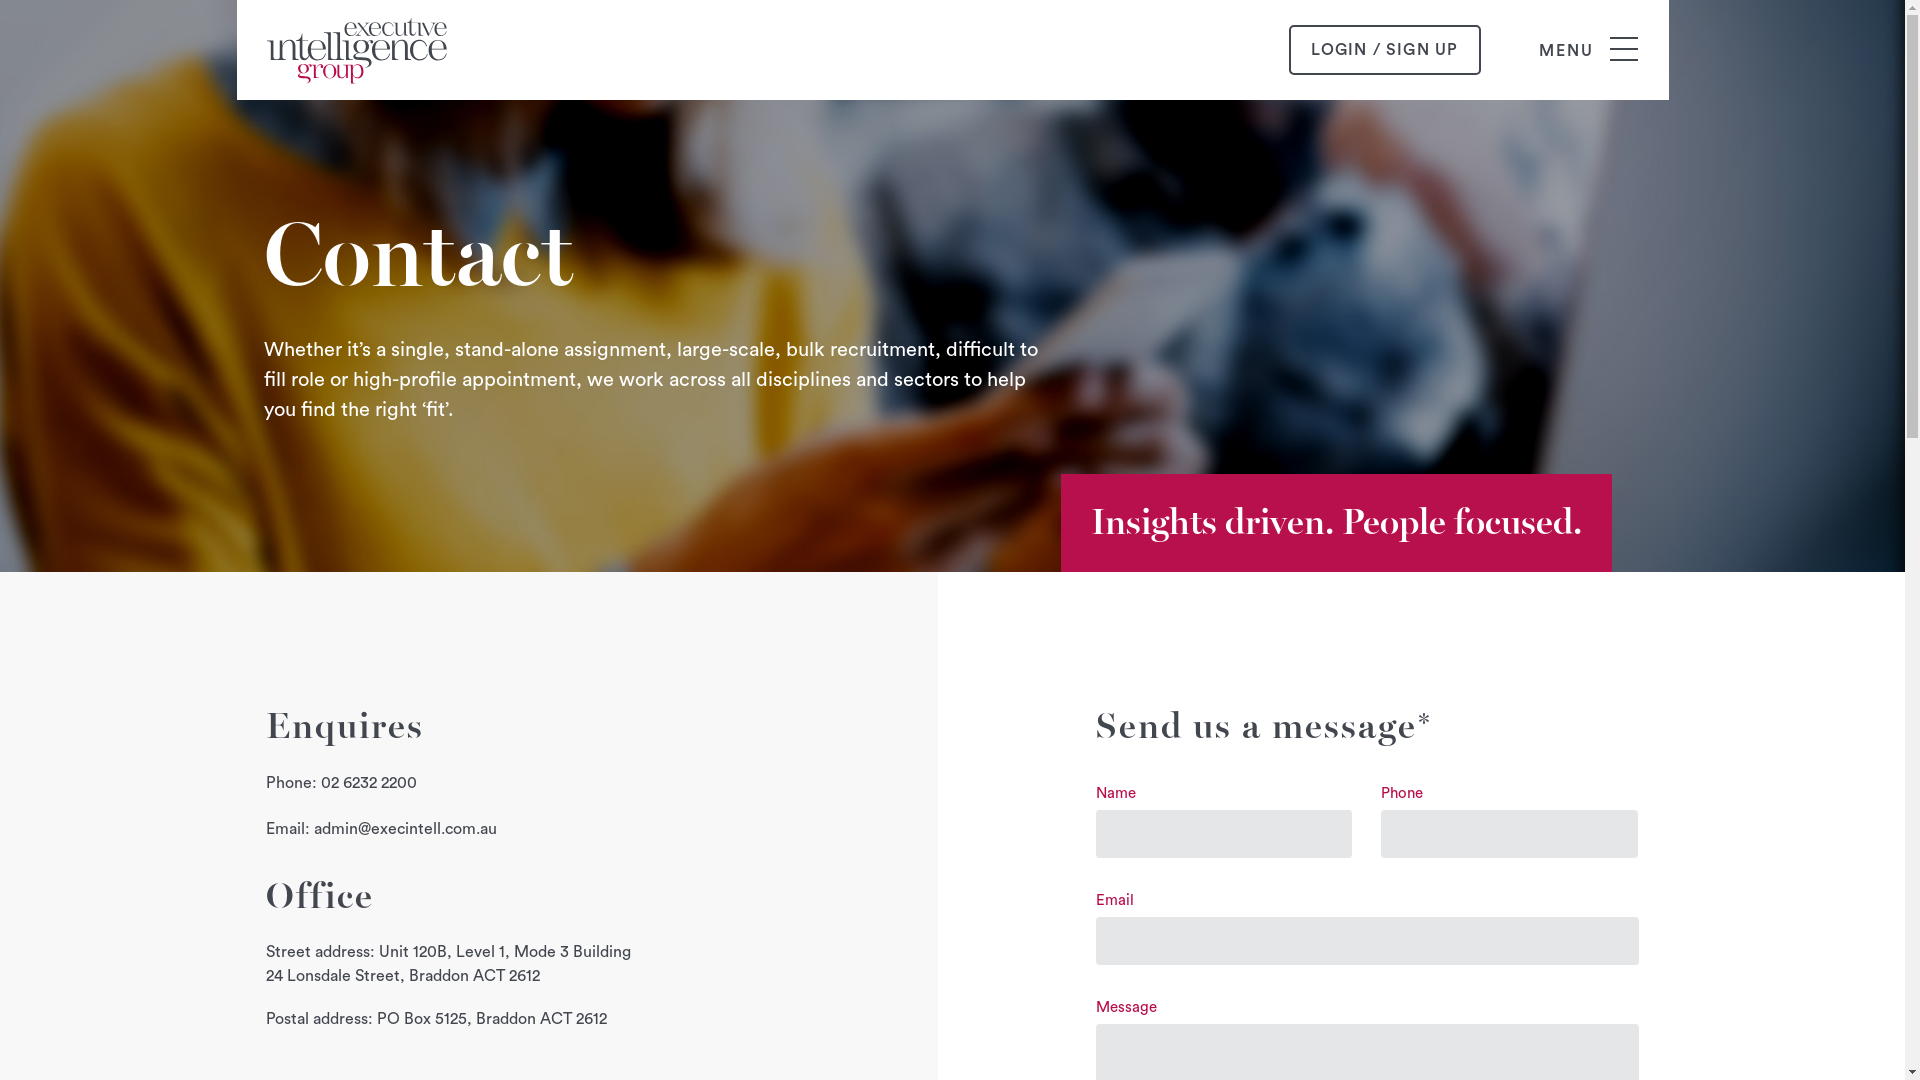 The height and width of the screenshot is (1080, 1920). Describe the element at coordinates (1382, 49) in the screenshot. I see `'LOGIN / SIGN UP'` at that location.